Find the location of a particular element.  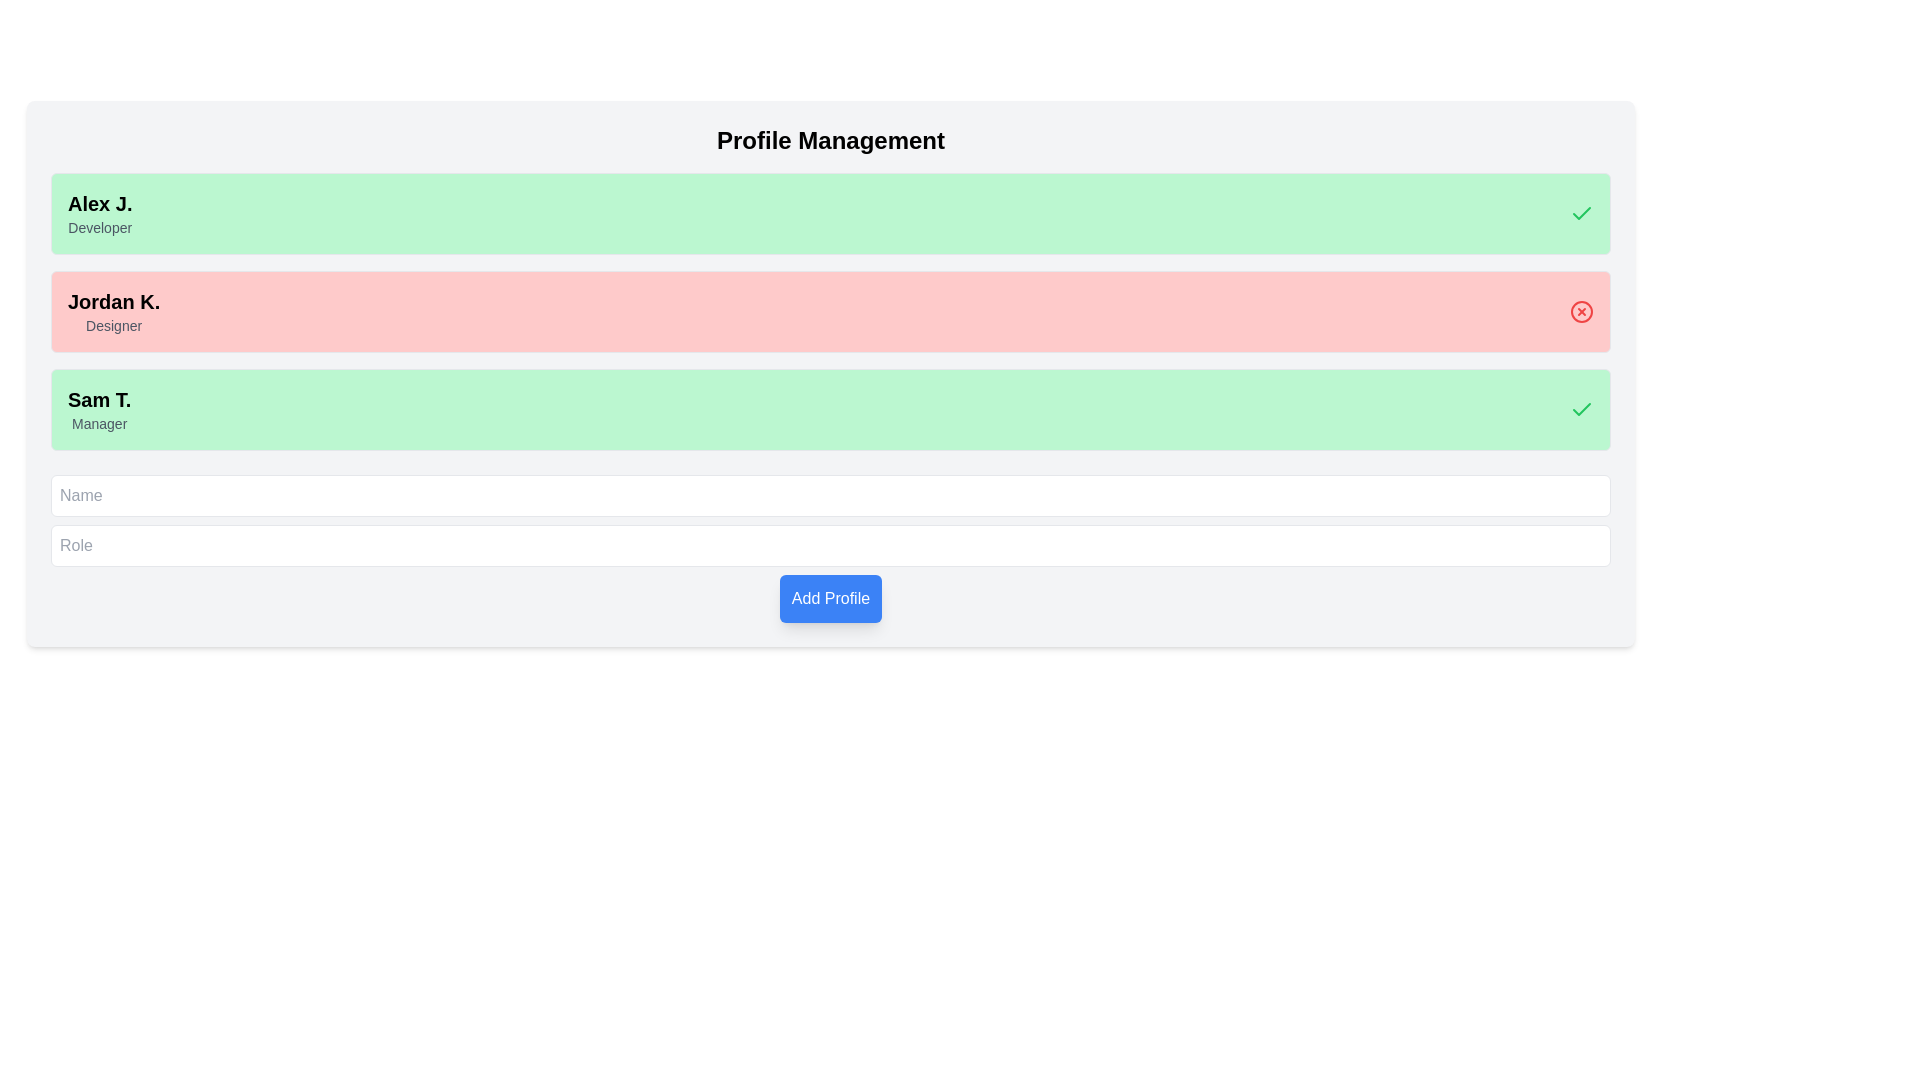

the text label element displaying 'Alex J.' located in the upper section of the interface, styled in bold and larger than surrounding text is located at coordinates (99, 204).